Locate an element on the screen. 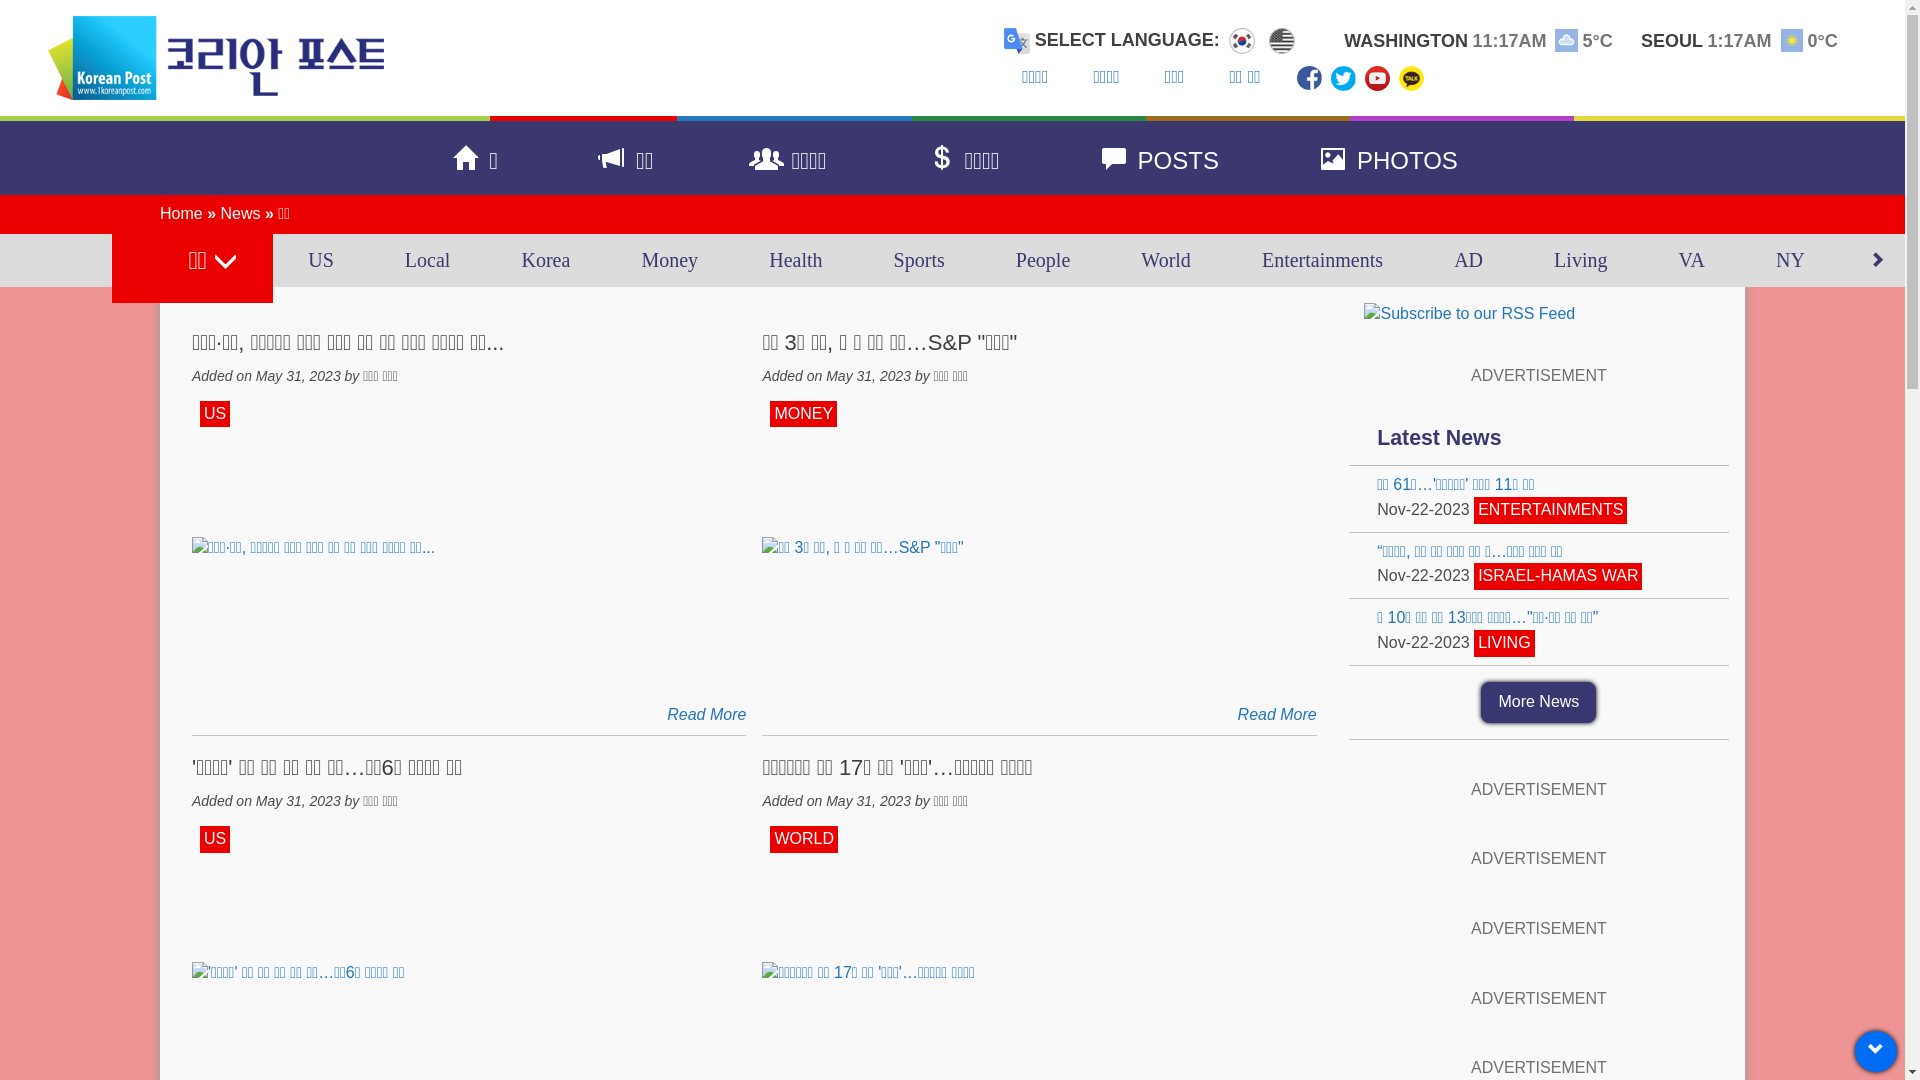  'Local' is located at coordinates (426, 260).